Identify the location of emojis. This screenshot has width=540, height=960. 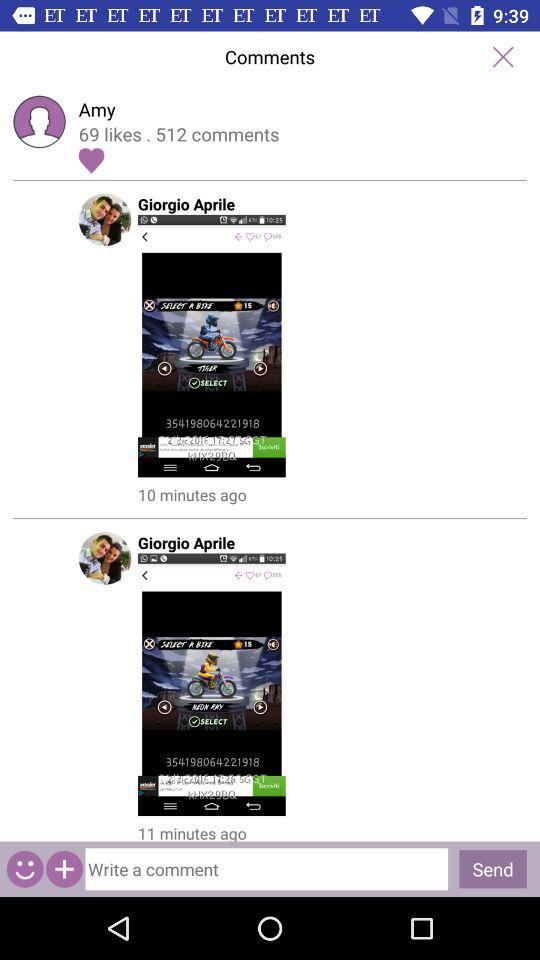
(24, 868).